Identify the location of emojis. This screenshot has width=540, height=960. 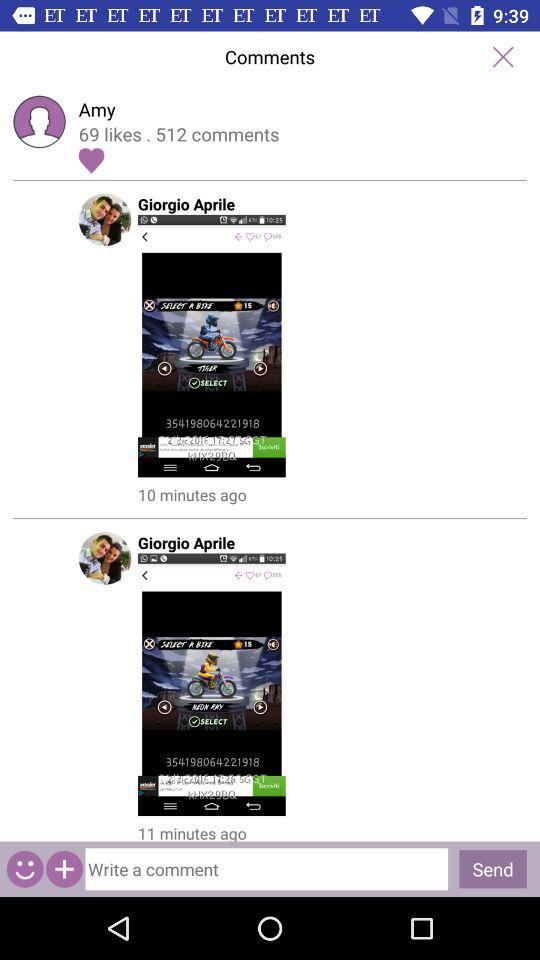
(24, 868).